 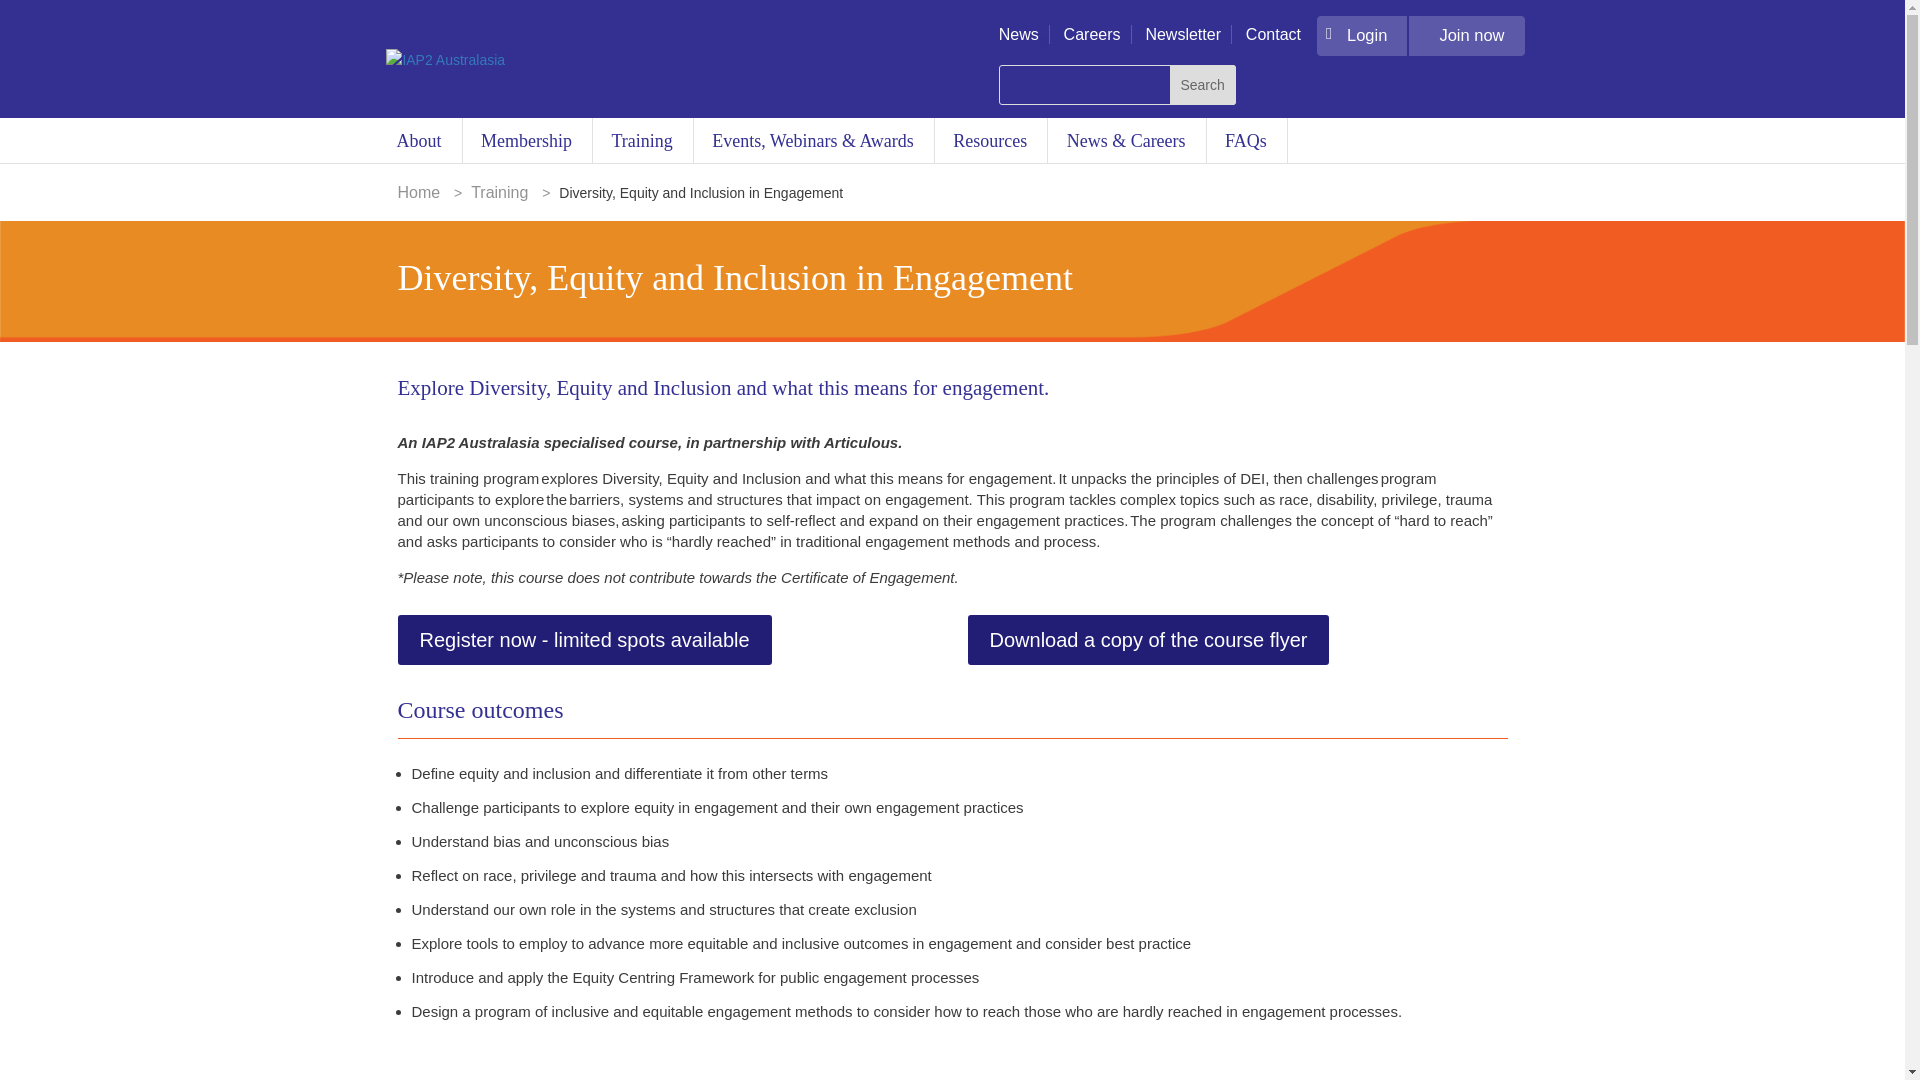 I want to click on 'FAQs', so click(x=1246, y=139).